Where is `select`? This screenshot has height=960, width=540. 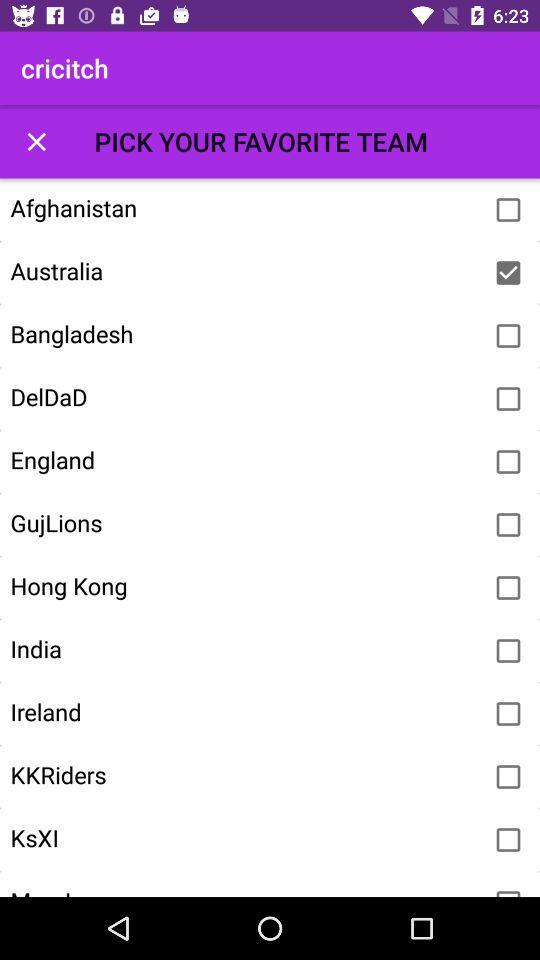
select is located at coordinates (508, 588).